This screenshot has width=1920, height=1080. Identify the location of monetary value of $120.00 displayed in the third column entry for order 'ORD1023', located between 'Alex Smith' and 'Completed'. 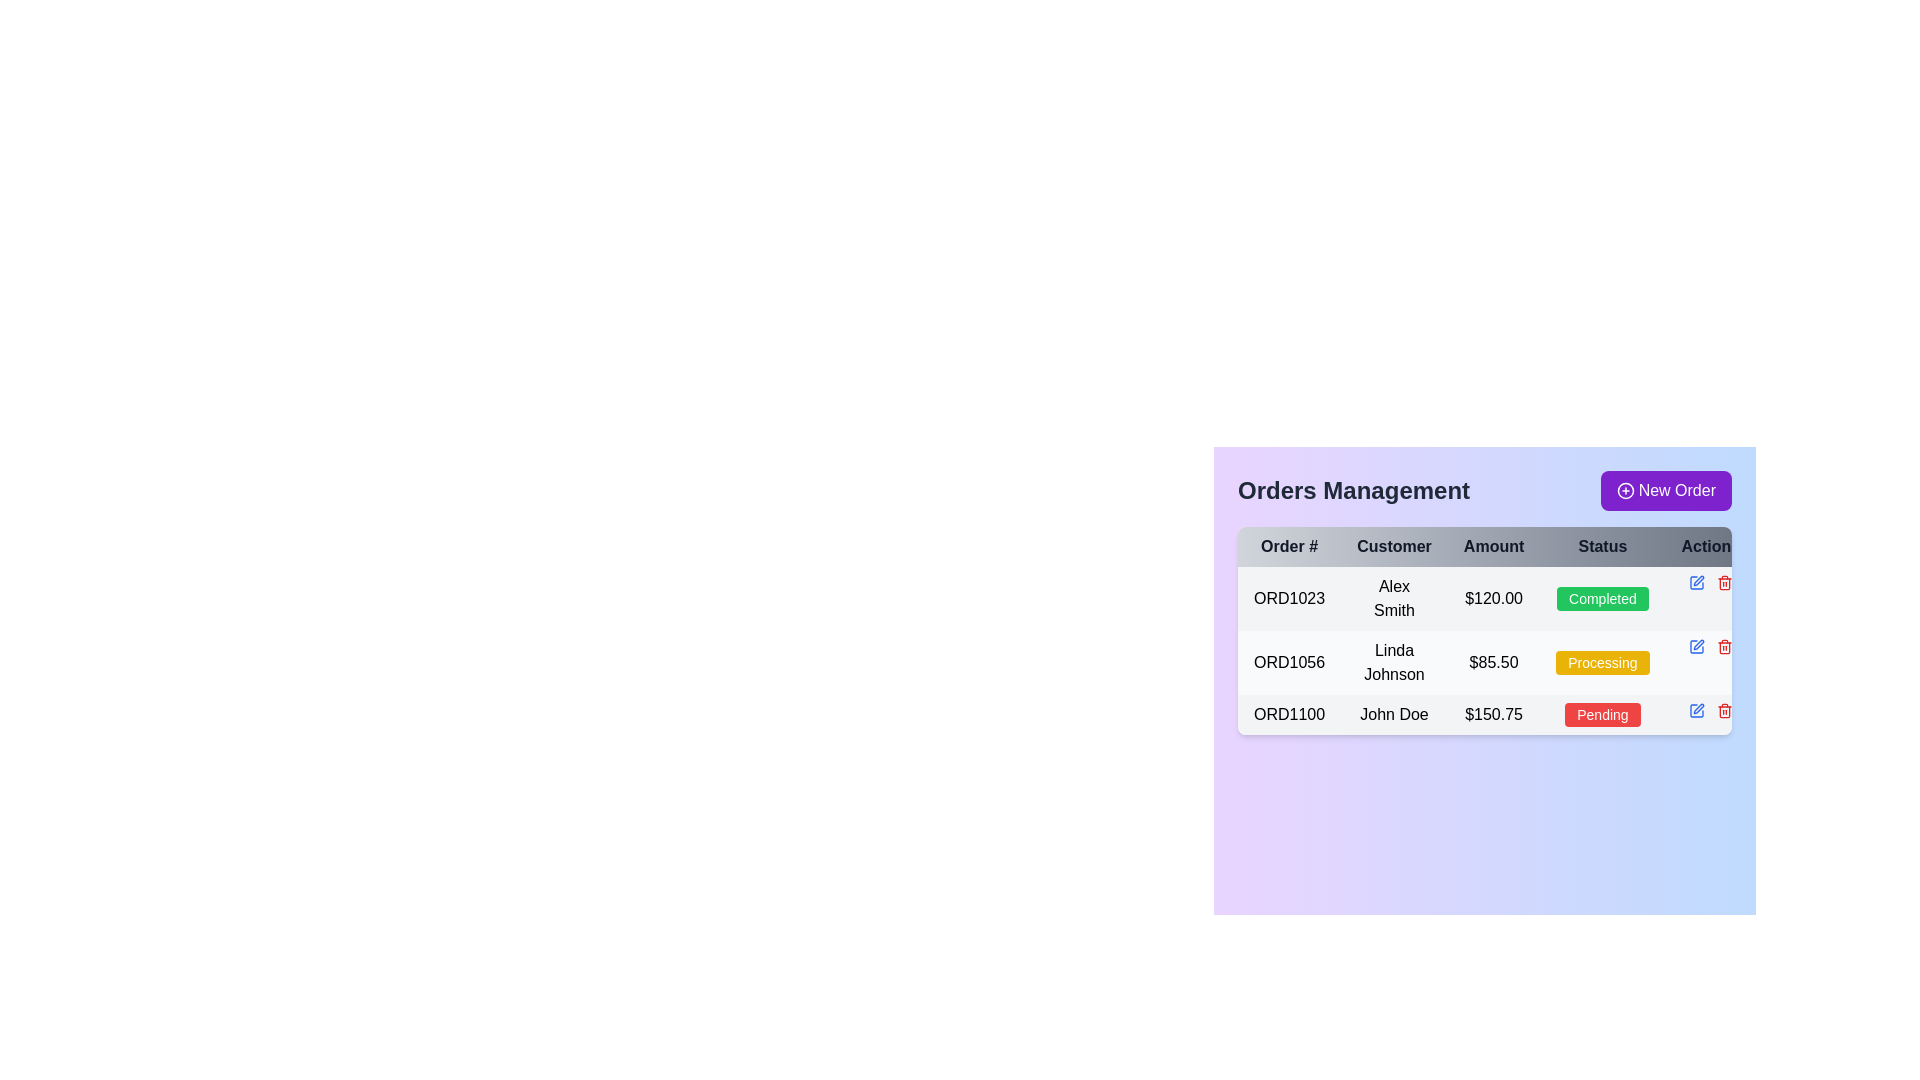
(1494, 597).